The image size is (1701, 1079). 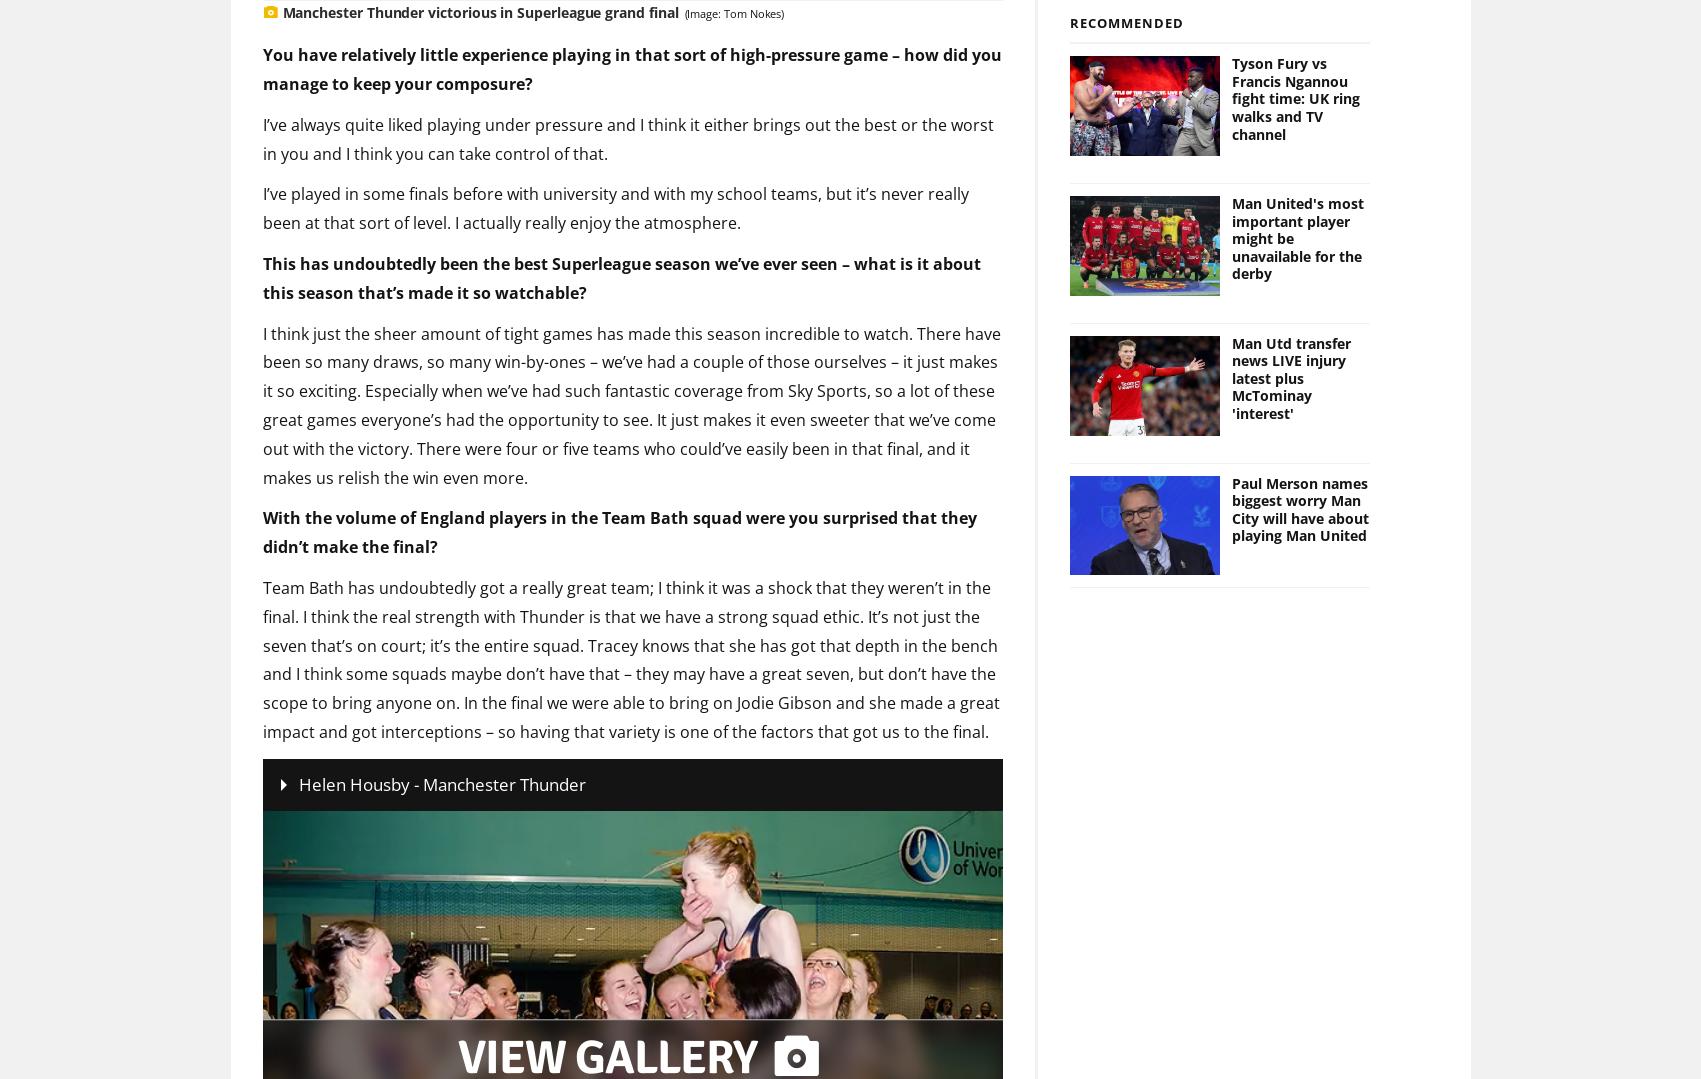 I want to click on 'Tyson Fury vs Francis Ngannou fight time: UK ring walks and TV channel', so click(x=1295, y=65).